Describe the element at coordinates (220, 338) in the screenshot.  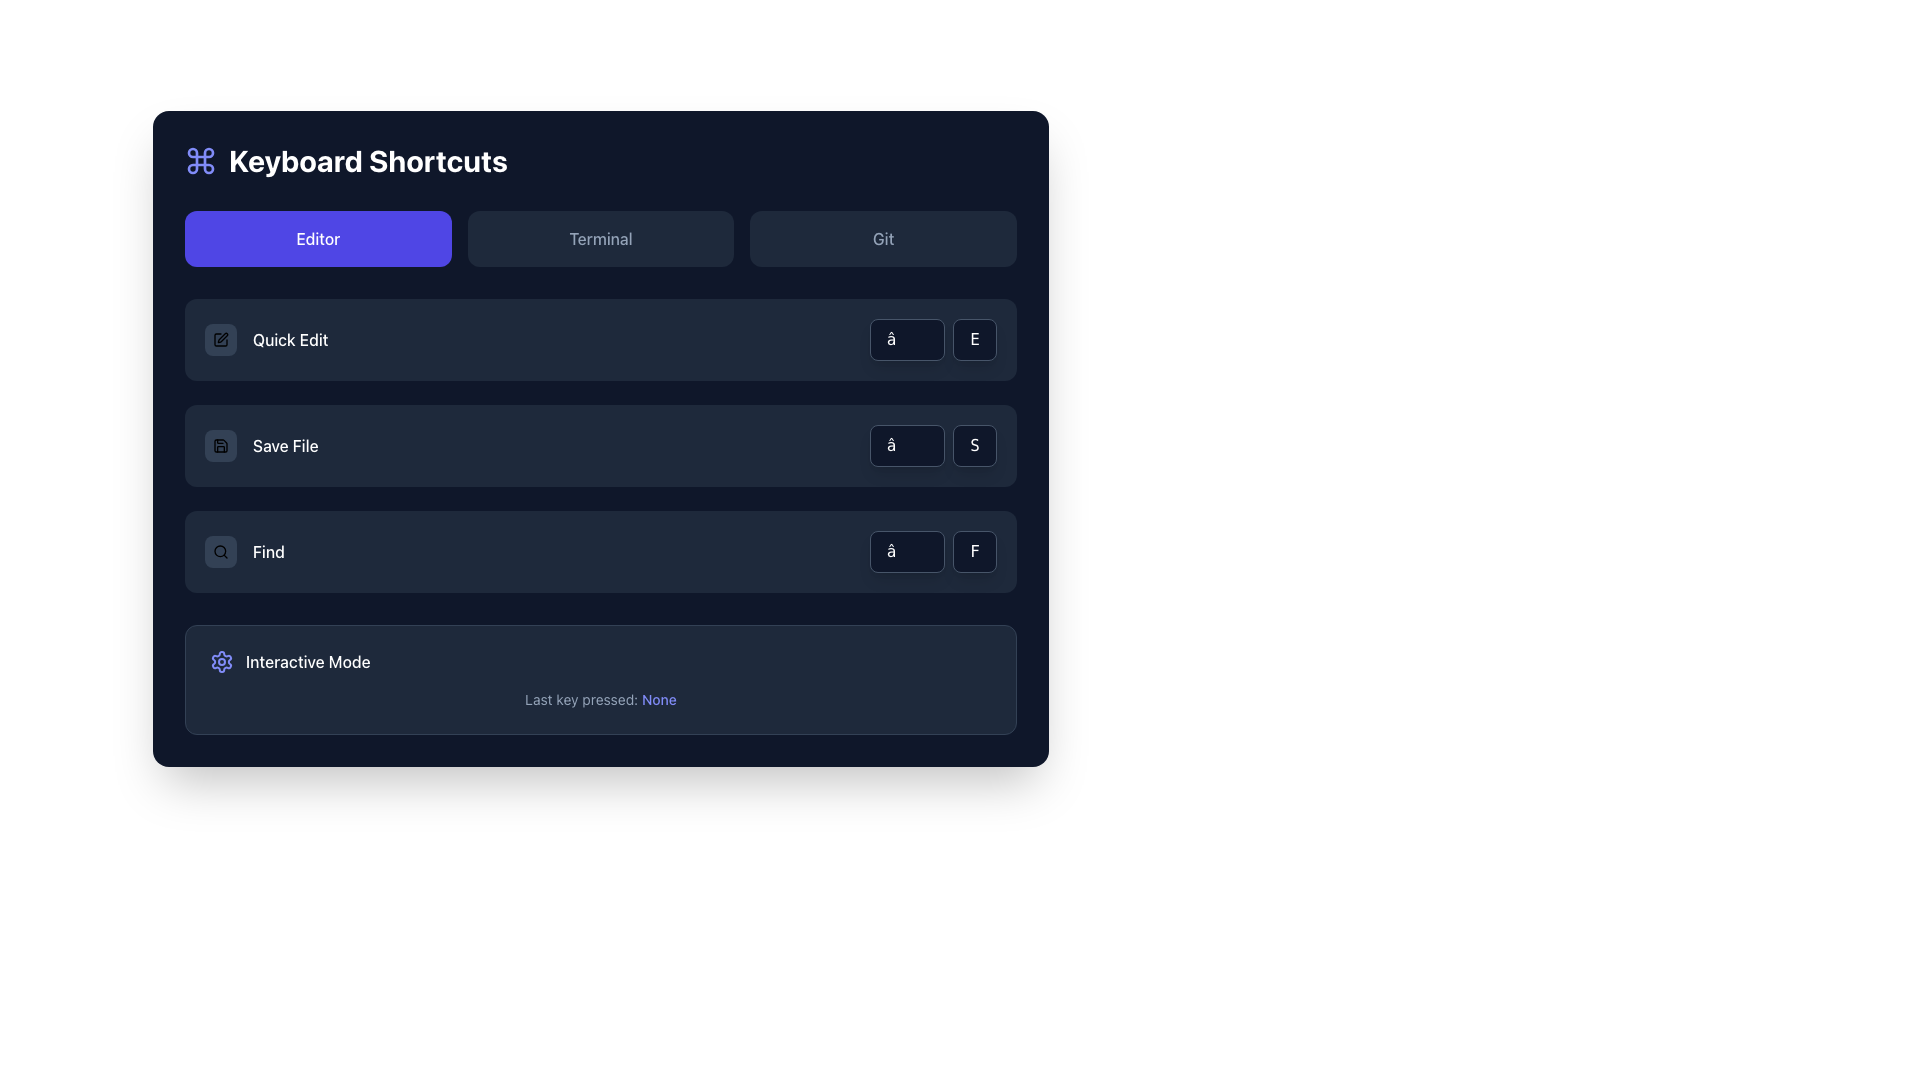
I see `the small square button with a pen icon, which is the leftmost component of the 'Quick Edit' row in the 'Keyboard Shortcuts' panel` at that location.